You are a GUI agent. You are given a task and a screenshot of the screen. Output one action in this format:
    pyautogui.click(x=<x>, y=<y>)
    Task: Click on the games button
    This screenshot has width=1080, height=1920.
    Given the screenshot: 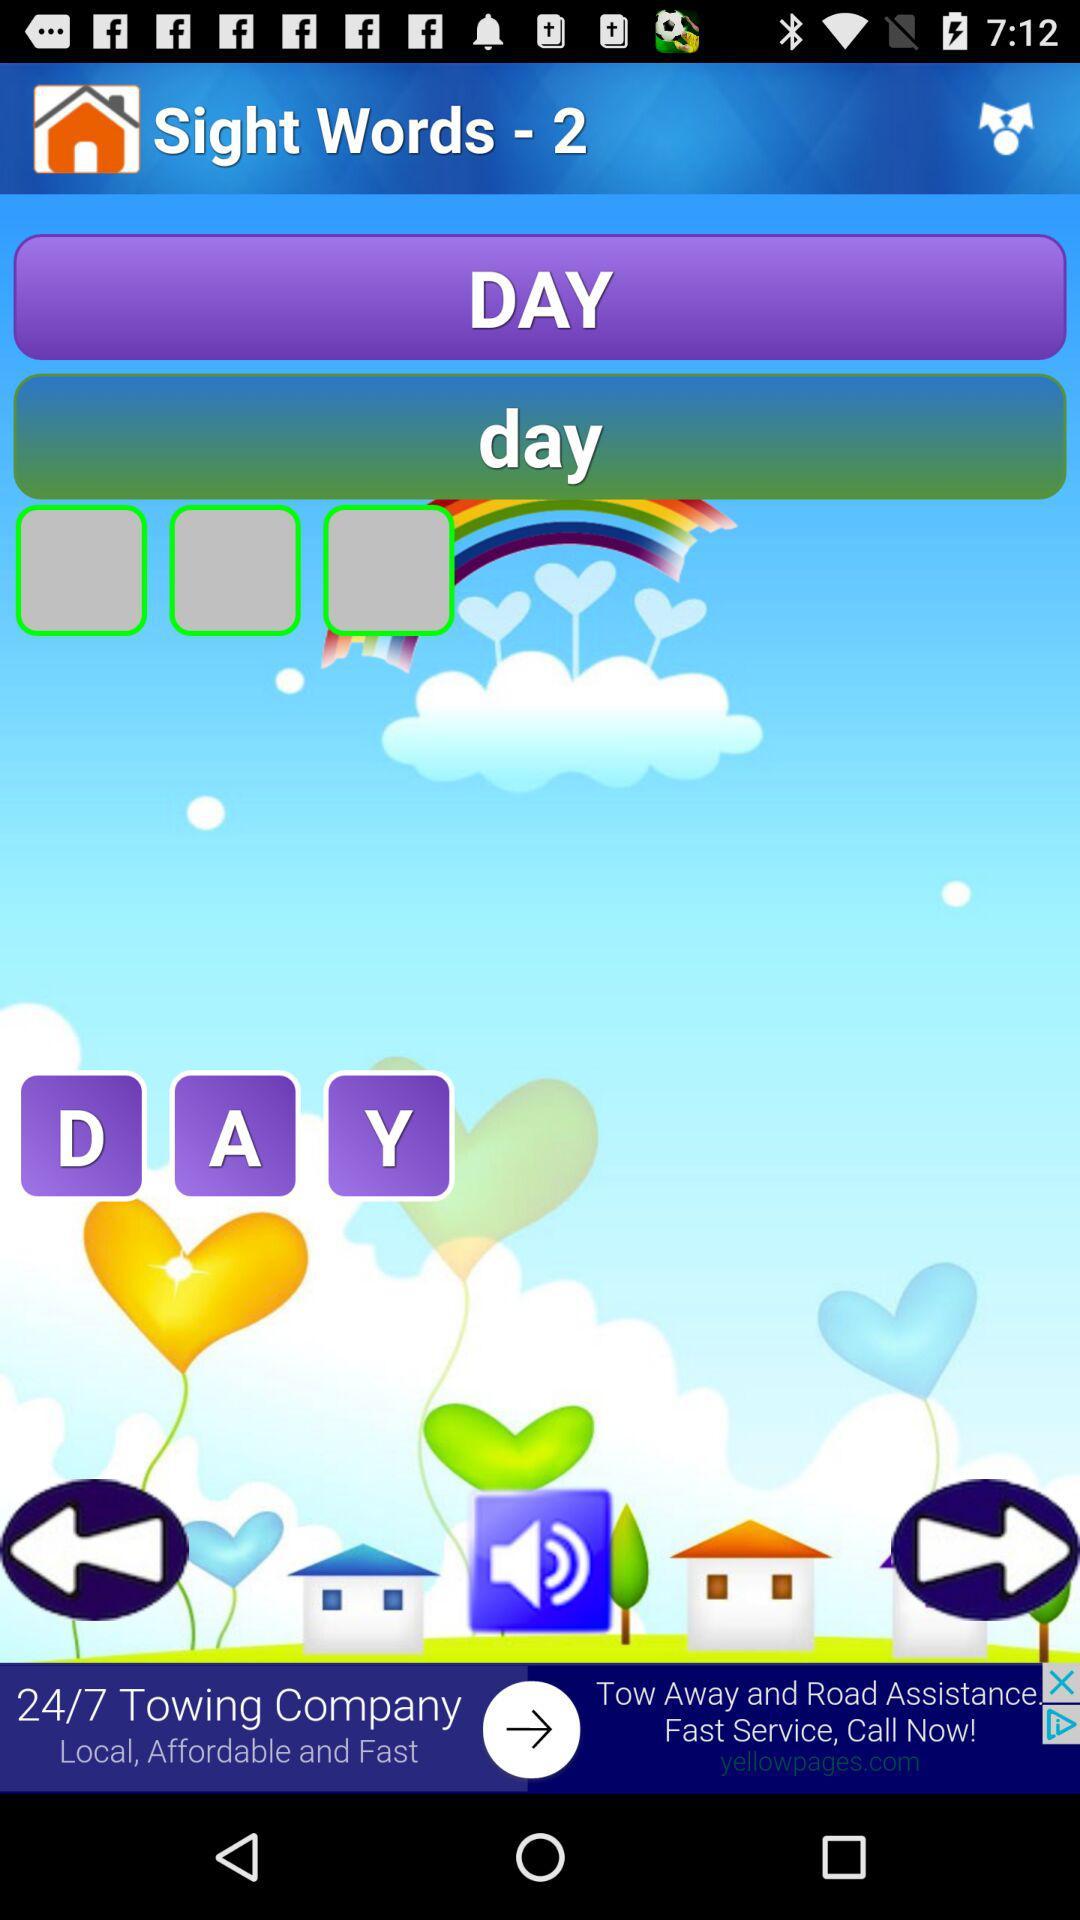 What is the action you would take?
    pyautogui.click(x=94, y=1548)
    